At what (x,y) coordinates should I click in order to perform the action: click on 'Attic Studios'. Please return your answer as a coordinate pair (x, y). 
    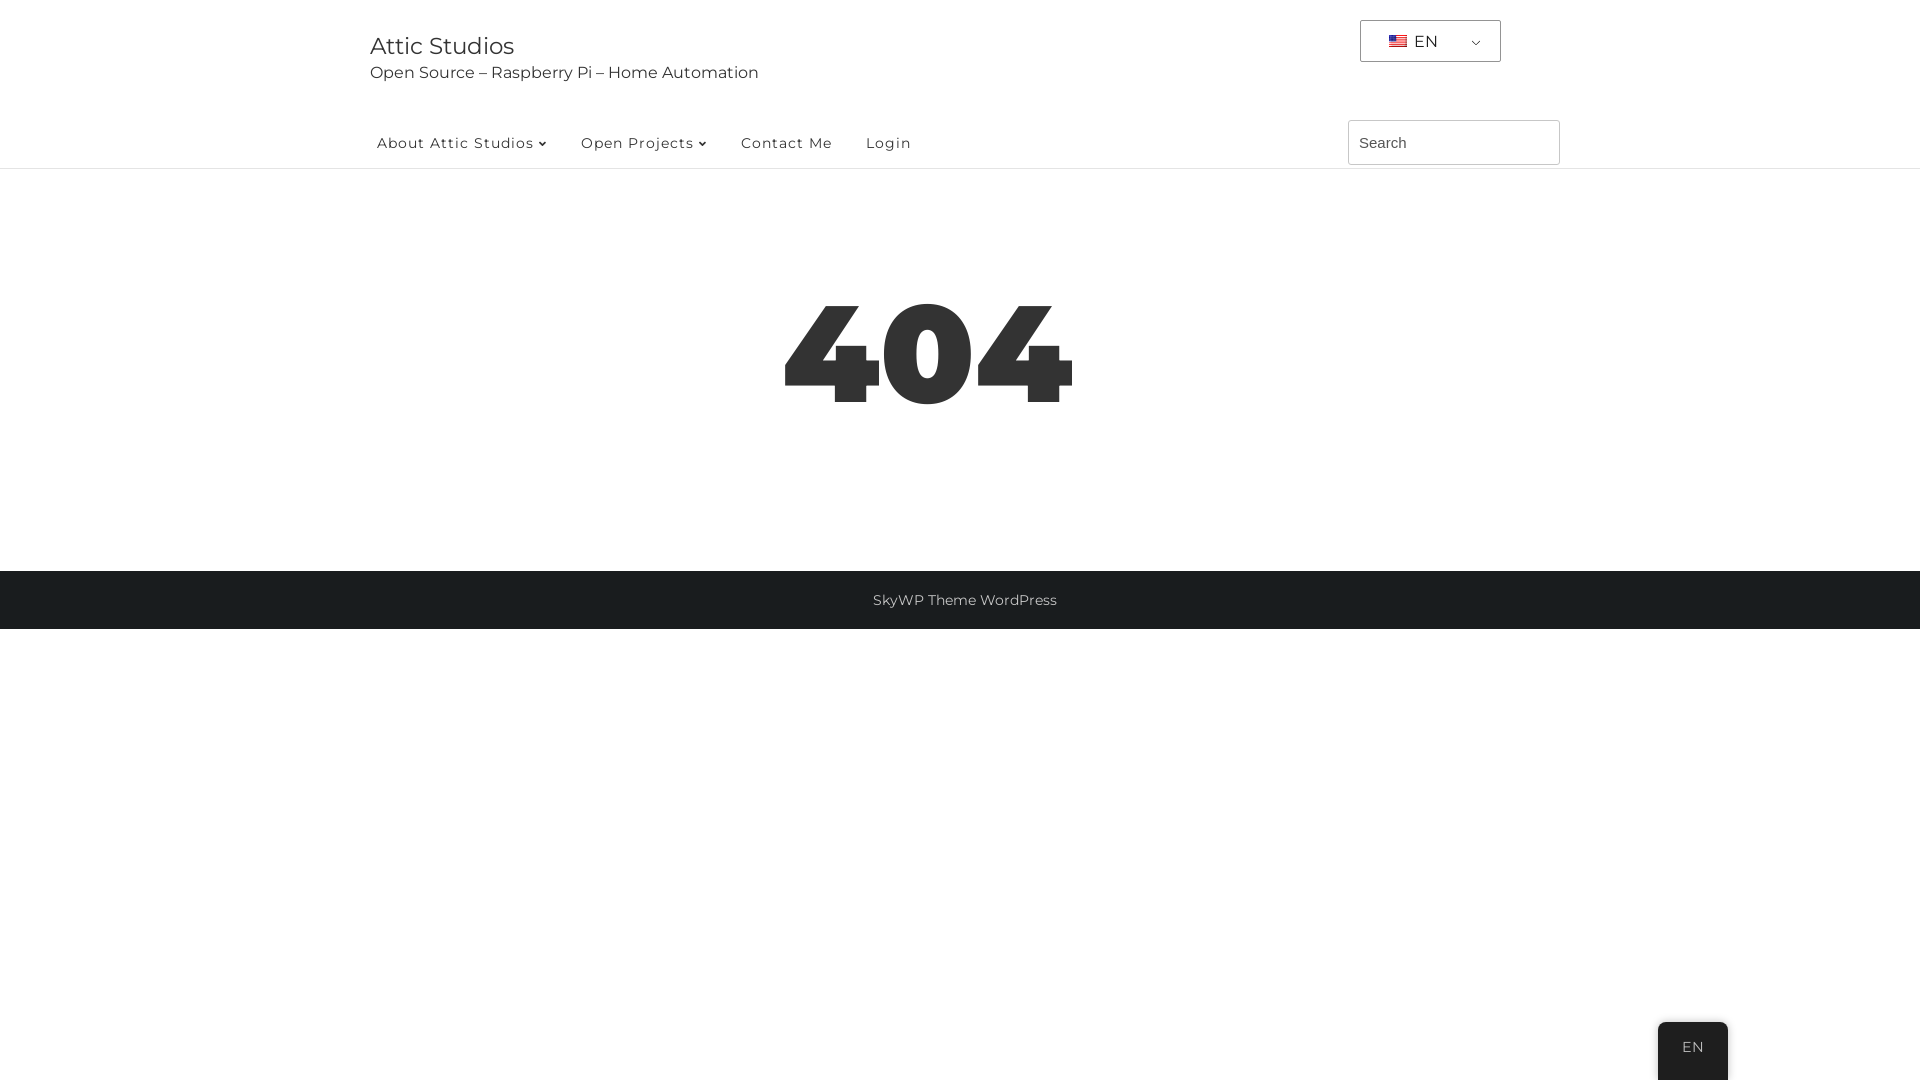
    Looking at the image, I should click on (440, 45).